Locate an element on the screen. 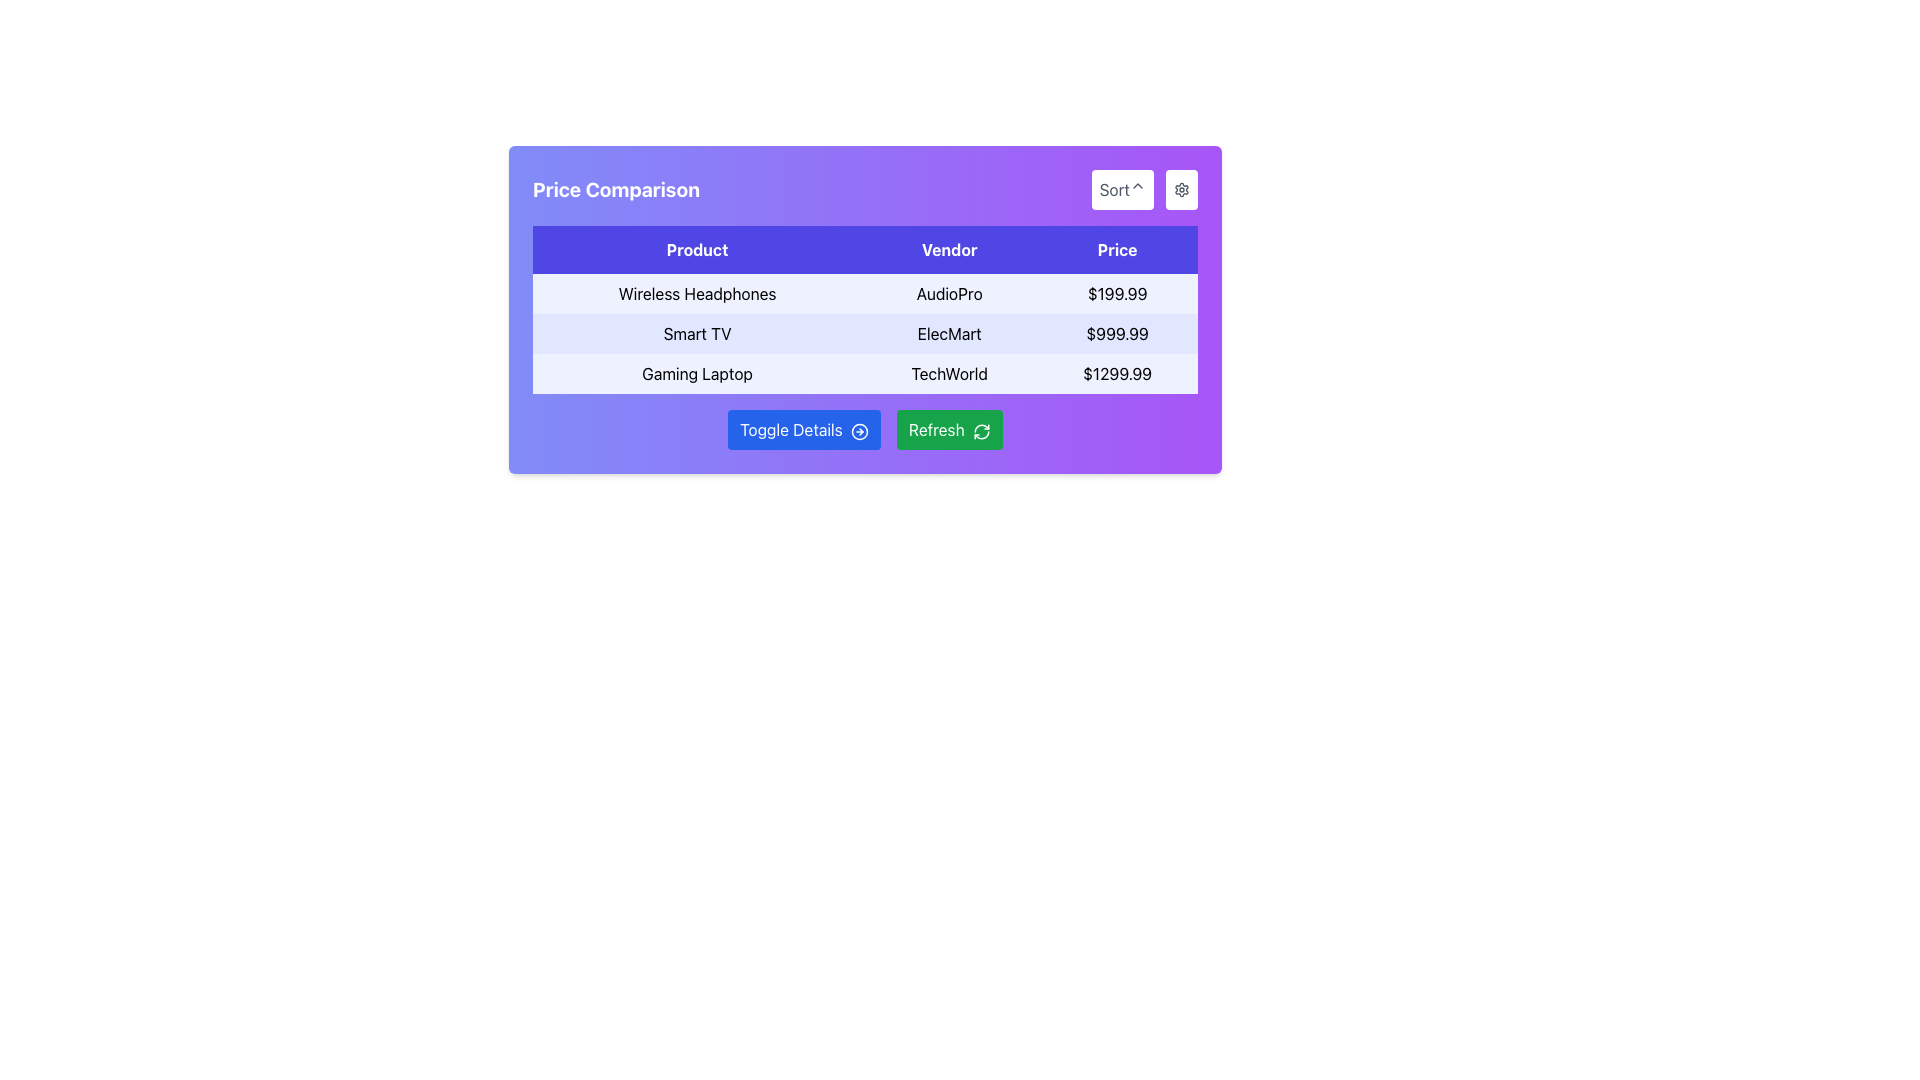 This screenshot has width=1920, height=1080. the second table row that displays product information, located between the first and third rows in the table layout is located at coordinates (865, 333).